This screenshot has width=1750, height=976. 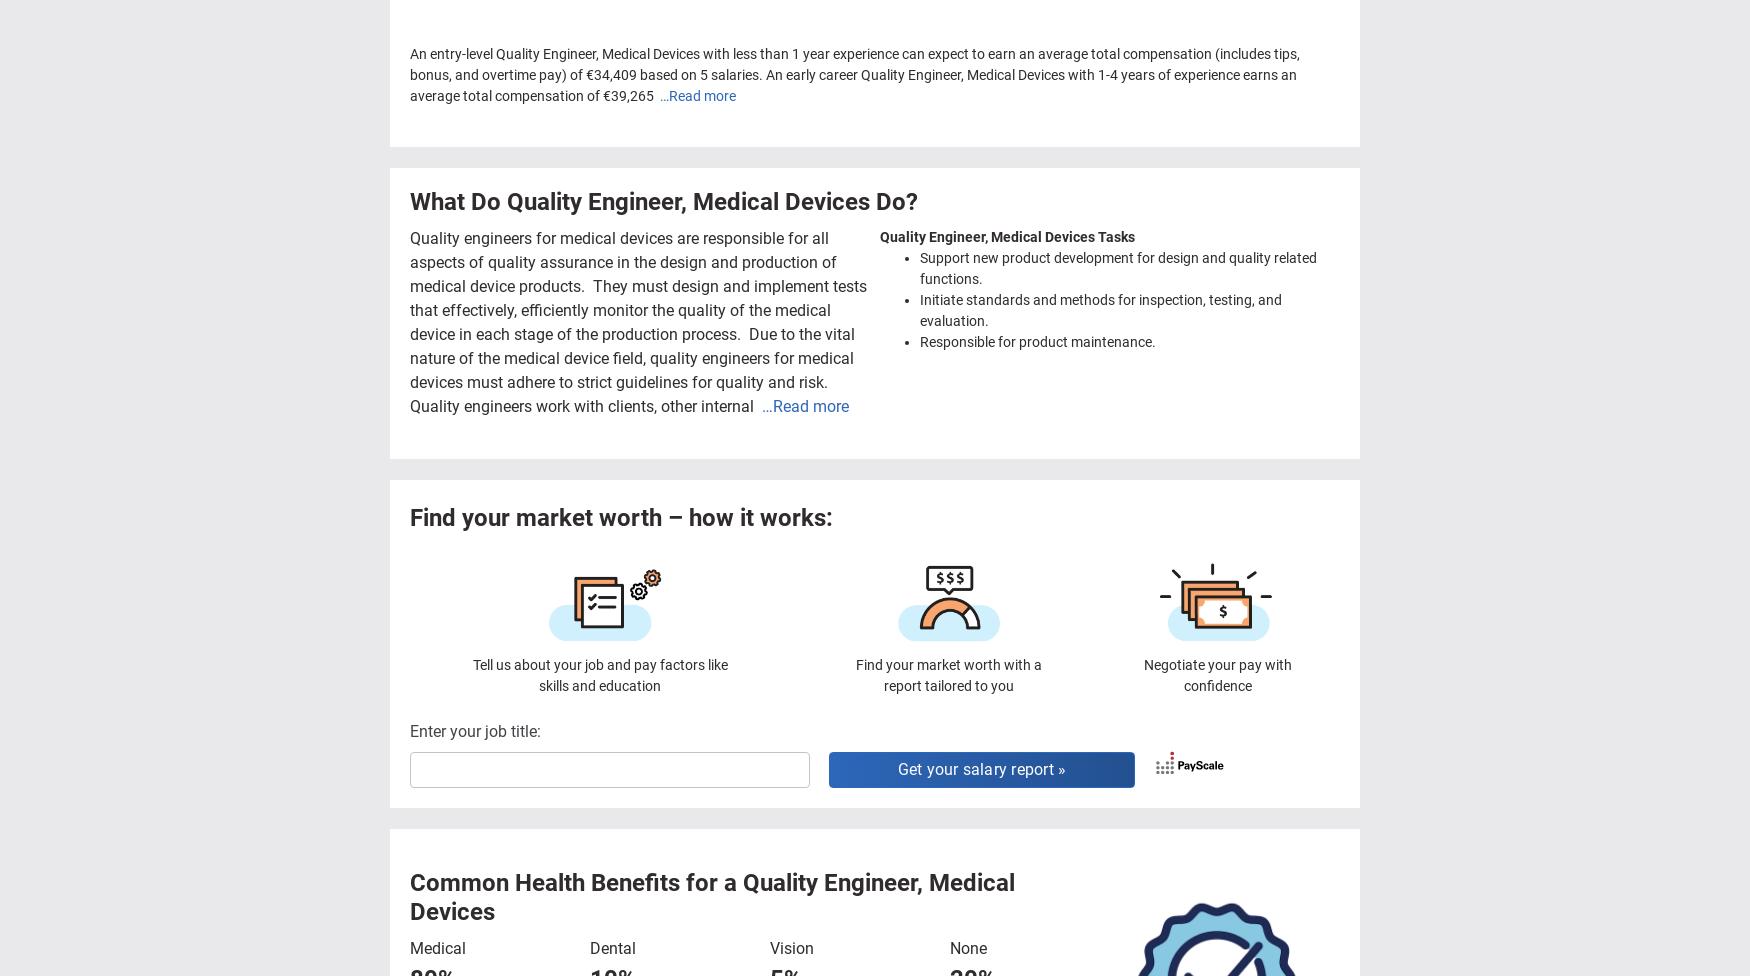 I want to click on 'Support new product development for design and quality related functions.', so click(x=1118, y=267).